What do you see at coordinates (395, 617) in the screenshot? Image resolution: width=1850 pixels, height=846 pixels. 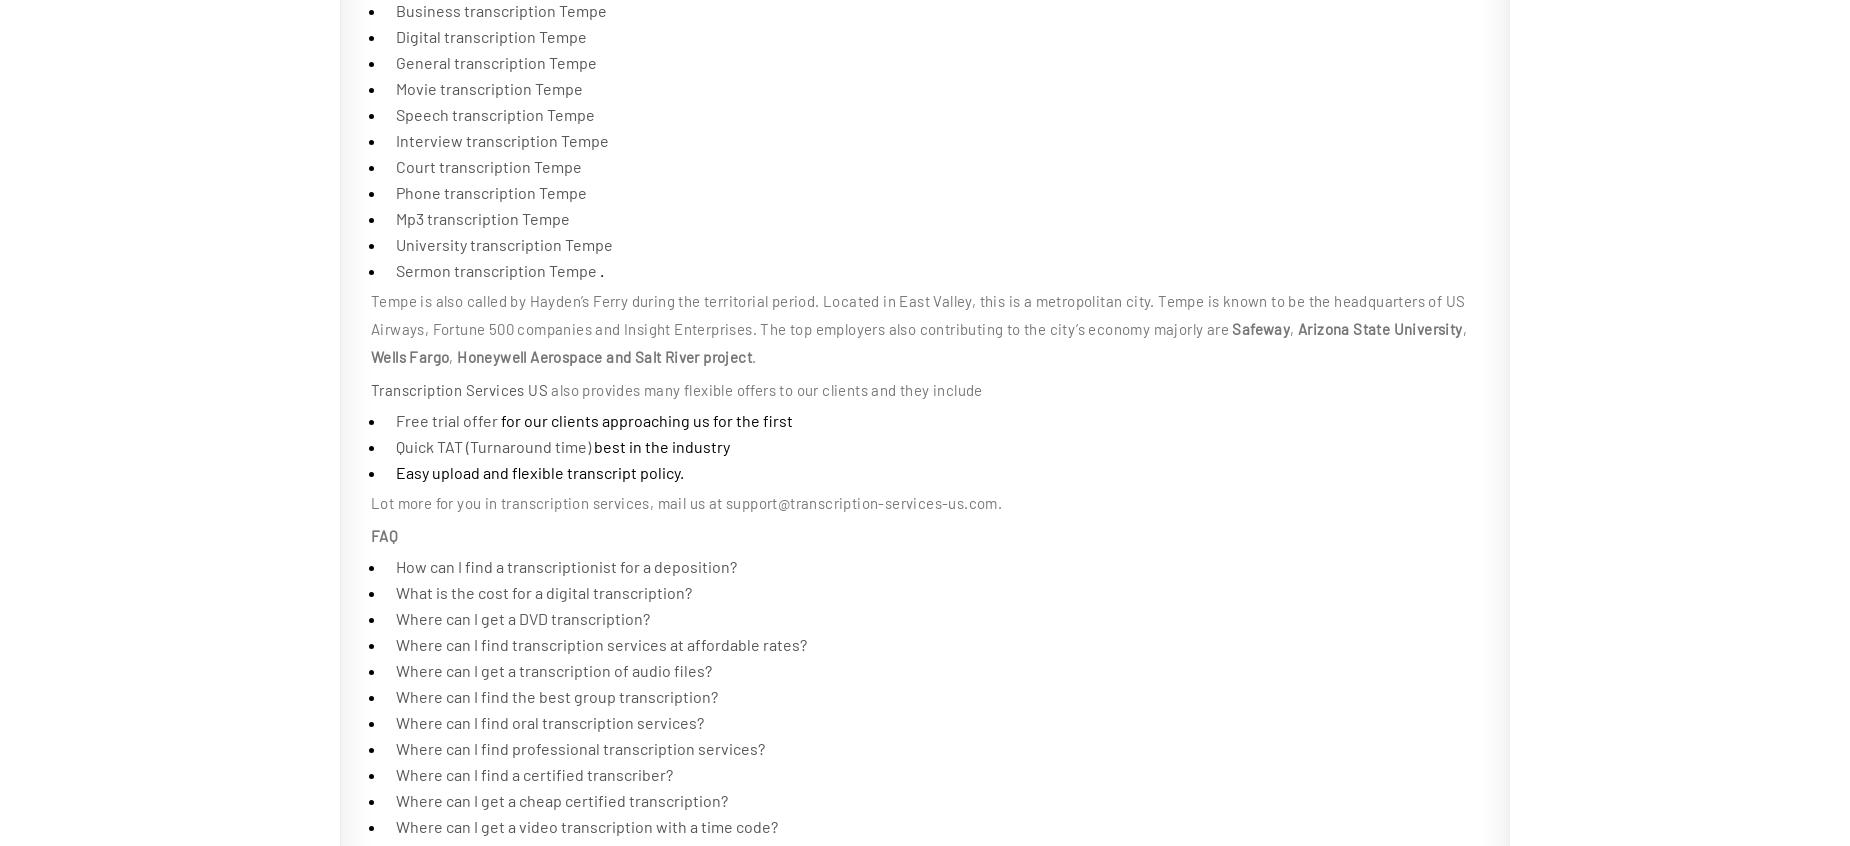 I see `'Where can I get a DVD transcription?'` at bounding box center [395, 617].